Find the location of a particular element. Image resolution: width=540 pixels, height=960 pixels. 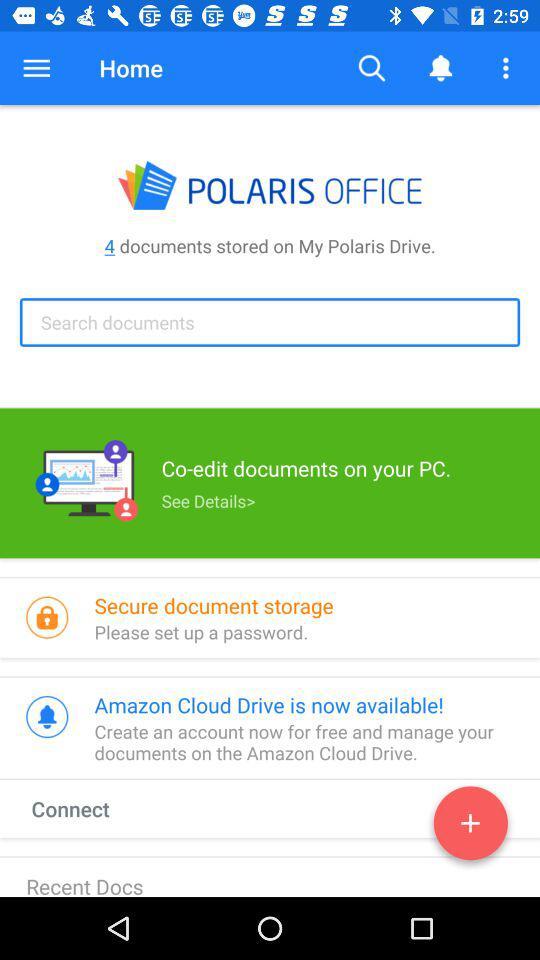

the item above the 4 documents stored is located at coordinates (36, 68).